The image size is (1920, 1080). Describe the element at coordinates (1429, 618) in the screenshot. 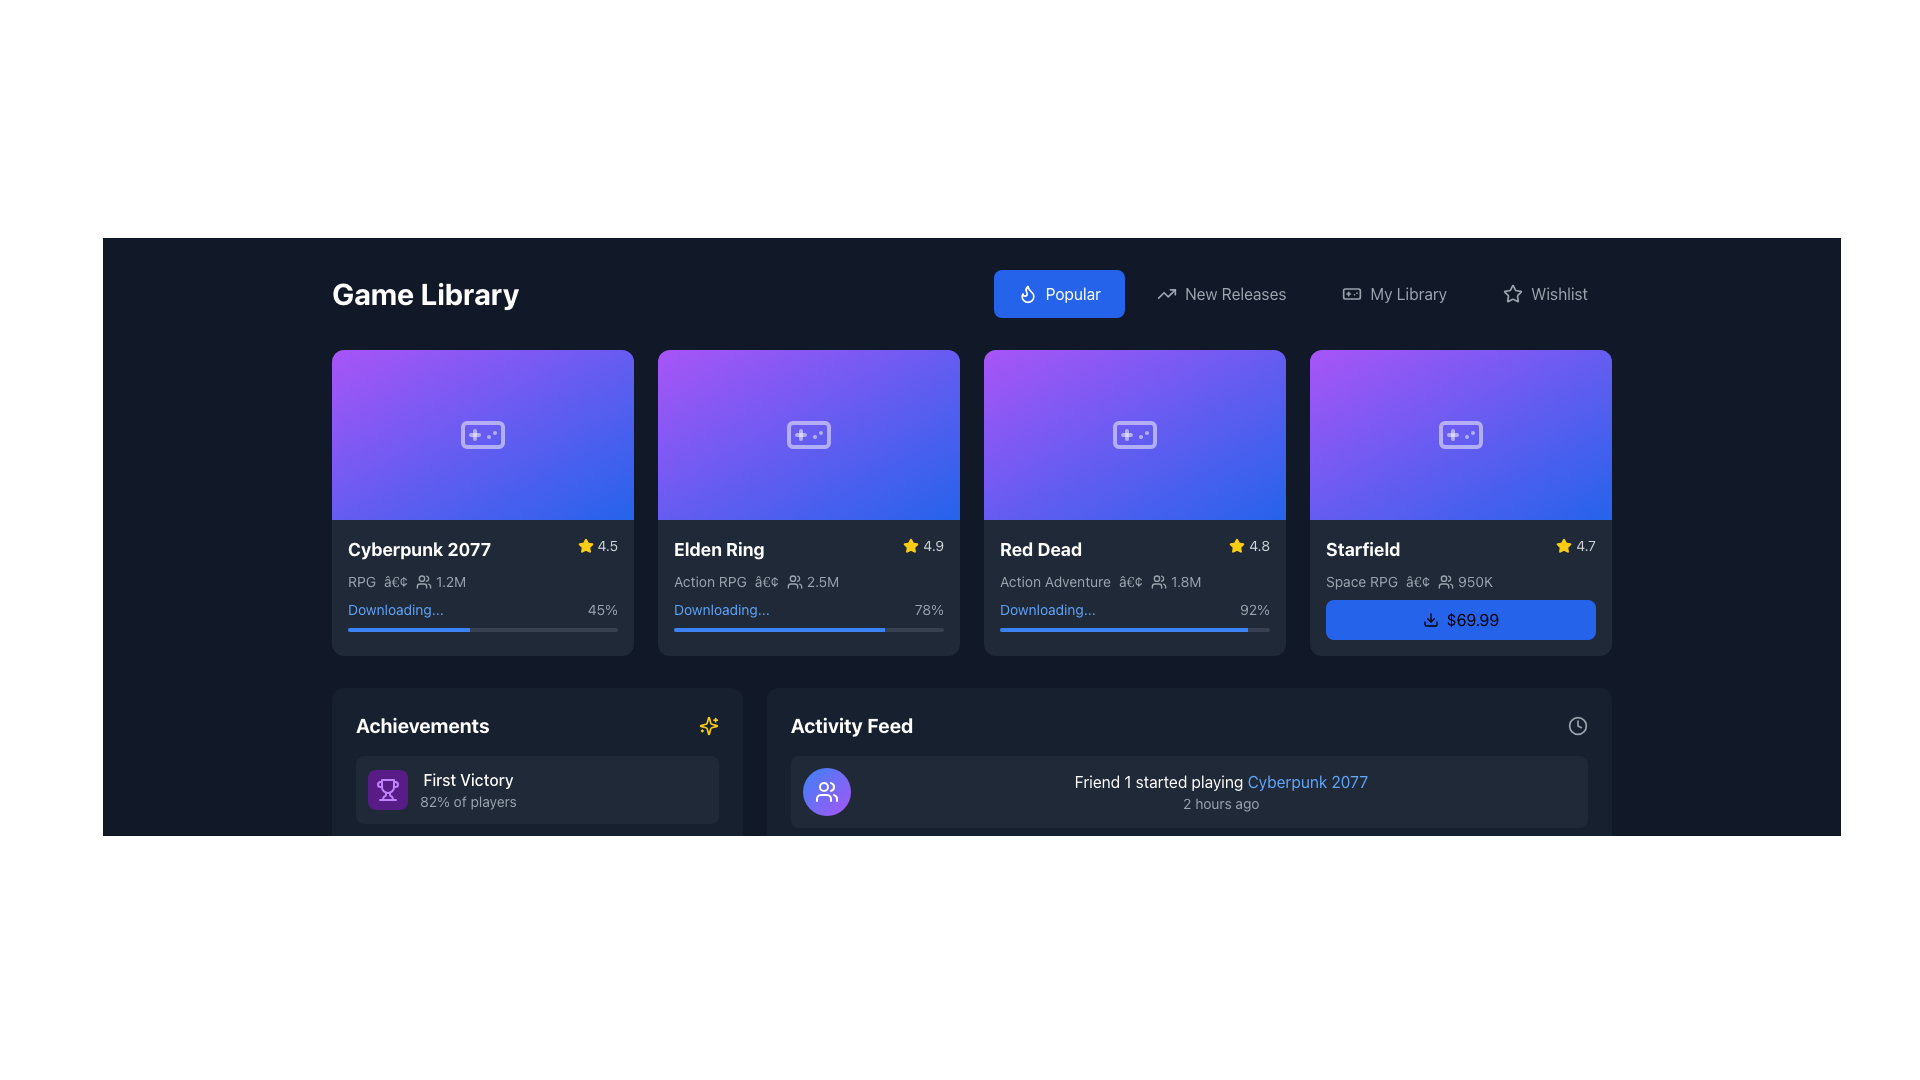

I see `the blue download icon with a downward-facing arrow located to the left of the '$69.99' text on the 'Starfield' card in the game library interface` at that location.